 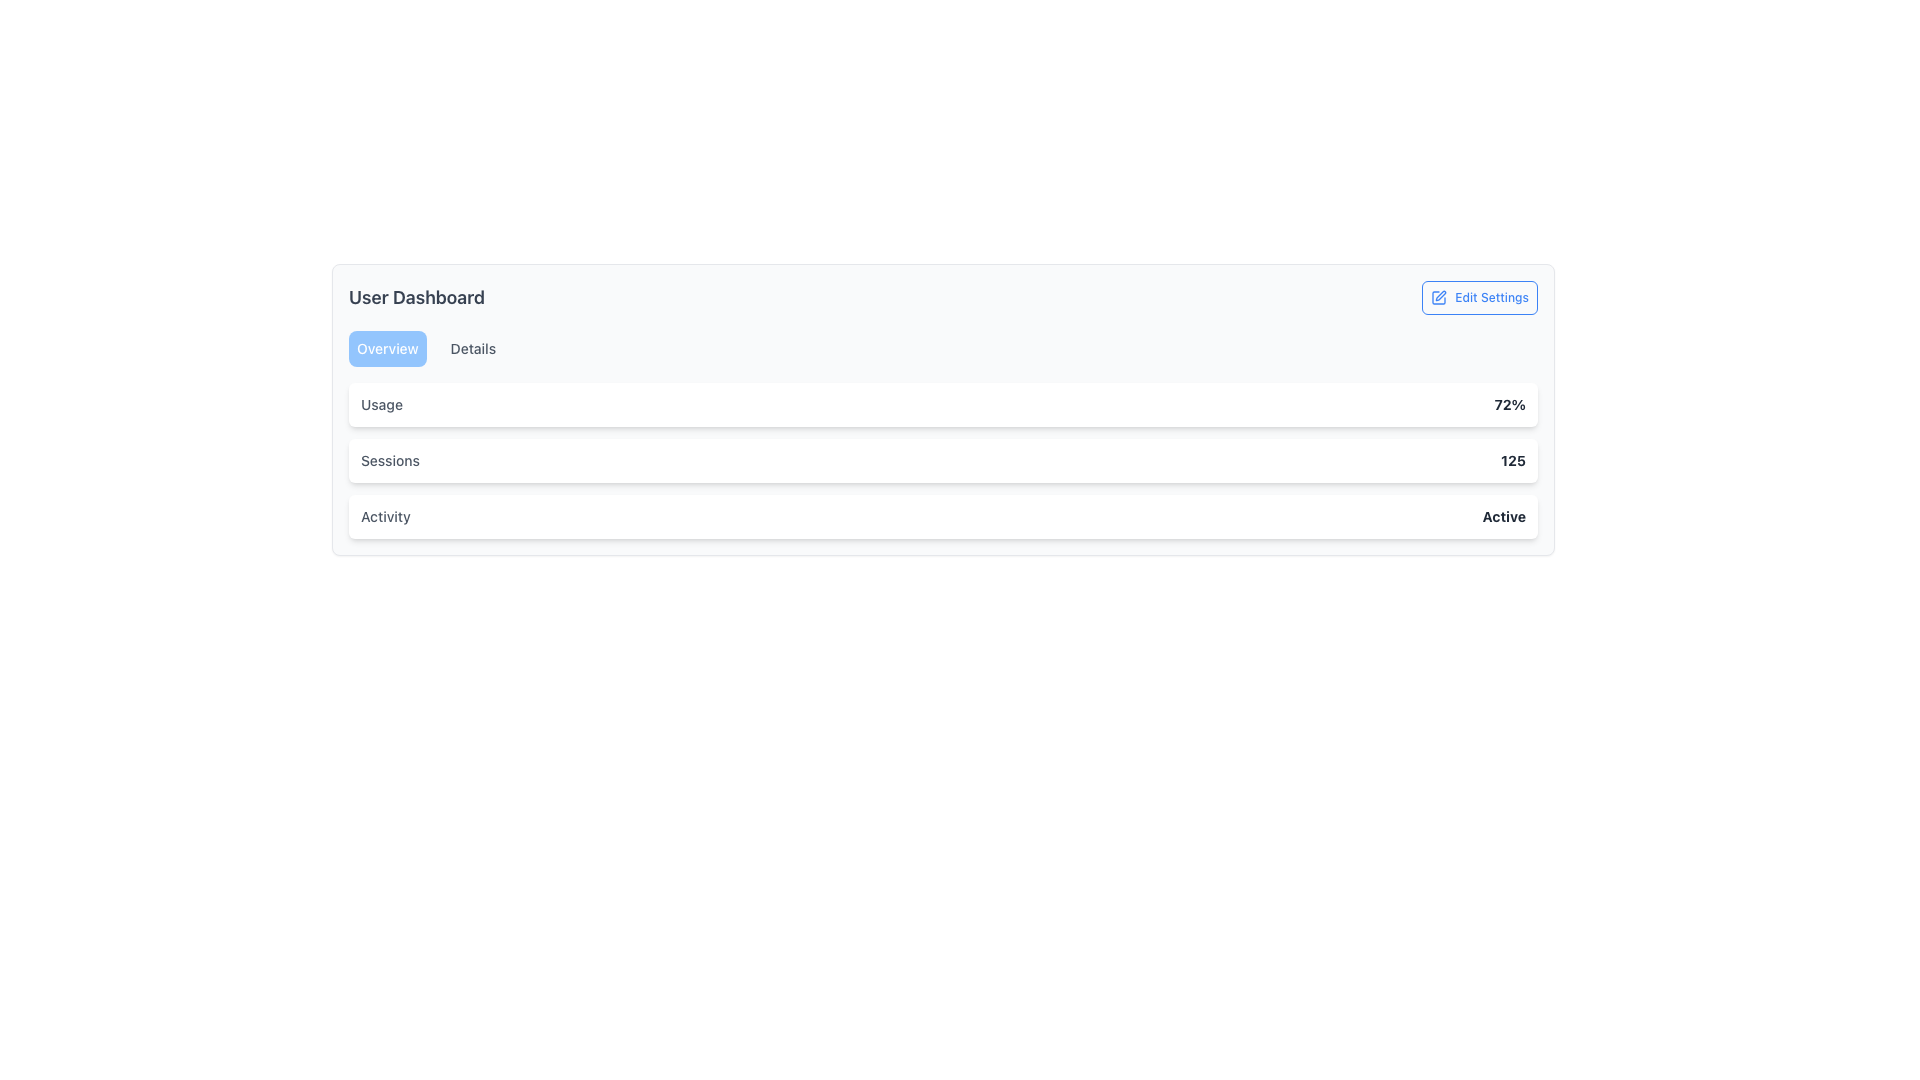 I want to click on the informational card labeled 'Activity' with the word 'Active' in bold on the right side, positioned in the vertical list below 'Usage' and 'Sessions', so click(x=942, y=515).